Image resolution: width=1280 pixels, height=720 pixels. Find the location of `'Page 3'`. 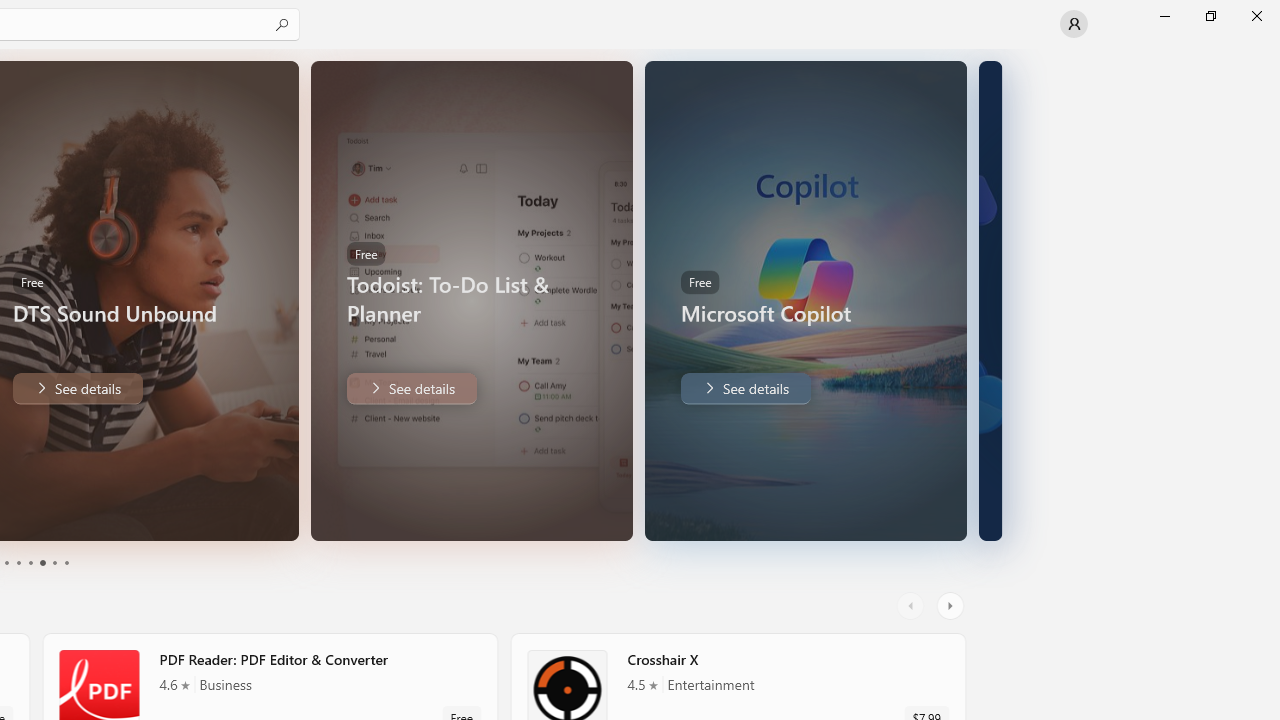

'Page 3' is located at coordinates (30, 563).